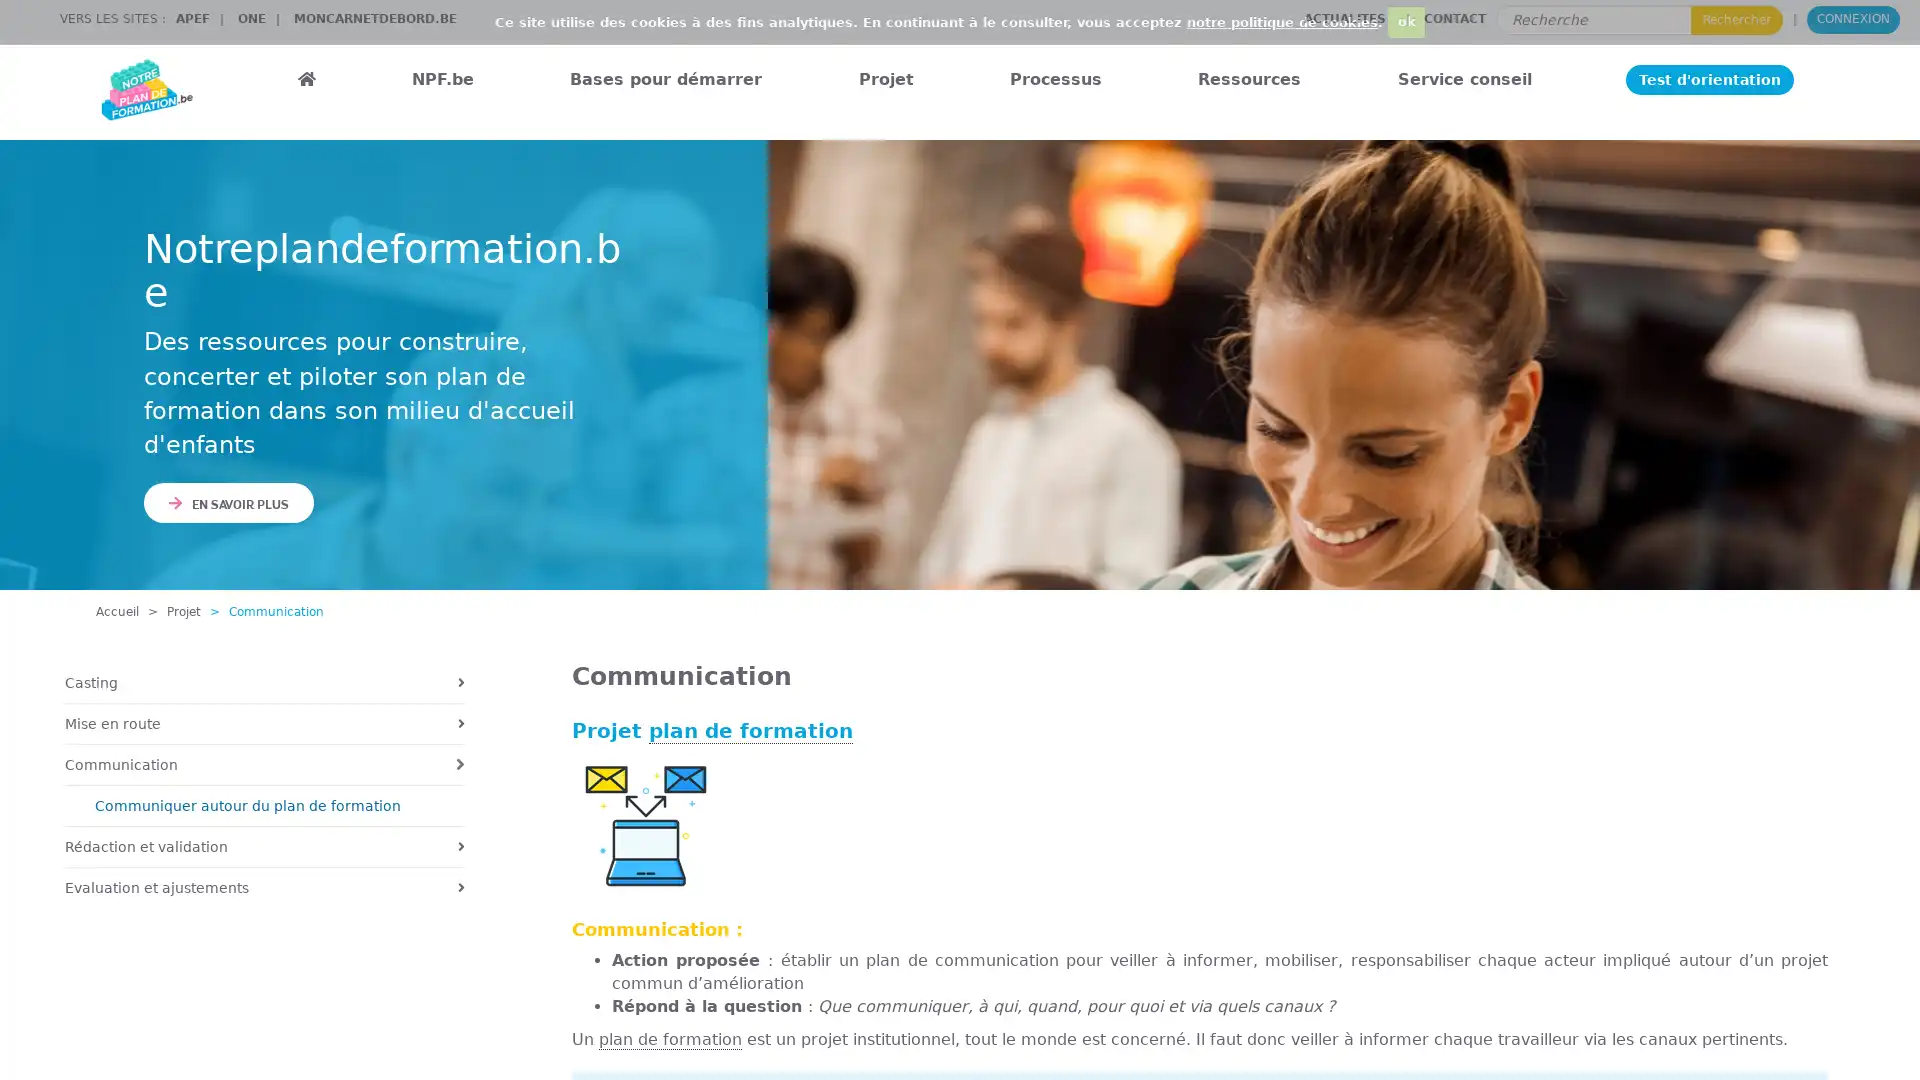  Describe the element at coordinates (1736, 19) in the screenshot. I see `Rechercher` at that location.